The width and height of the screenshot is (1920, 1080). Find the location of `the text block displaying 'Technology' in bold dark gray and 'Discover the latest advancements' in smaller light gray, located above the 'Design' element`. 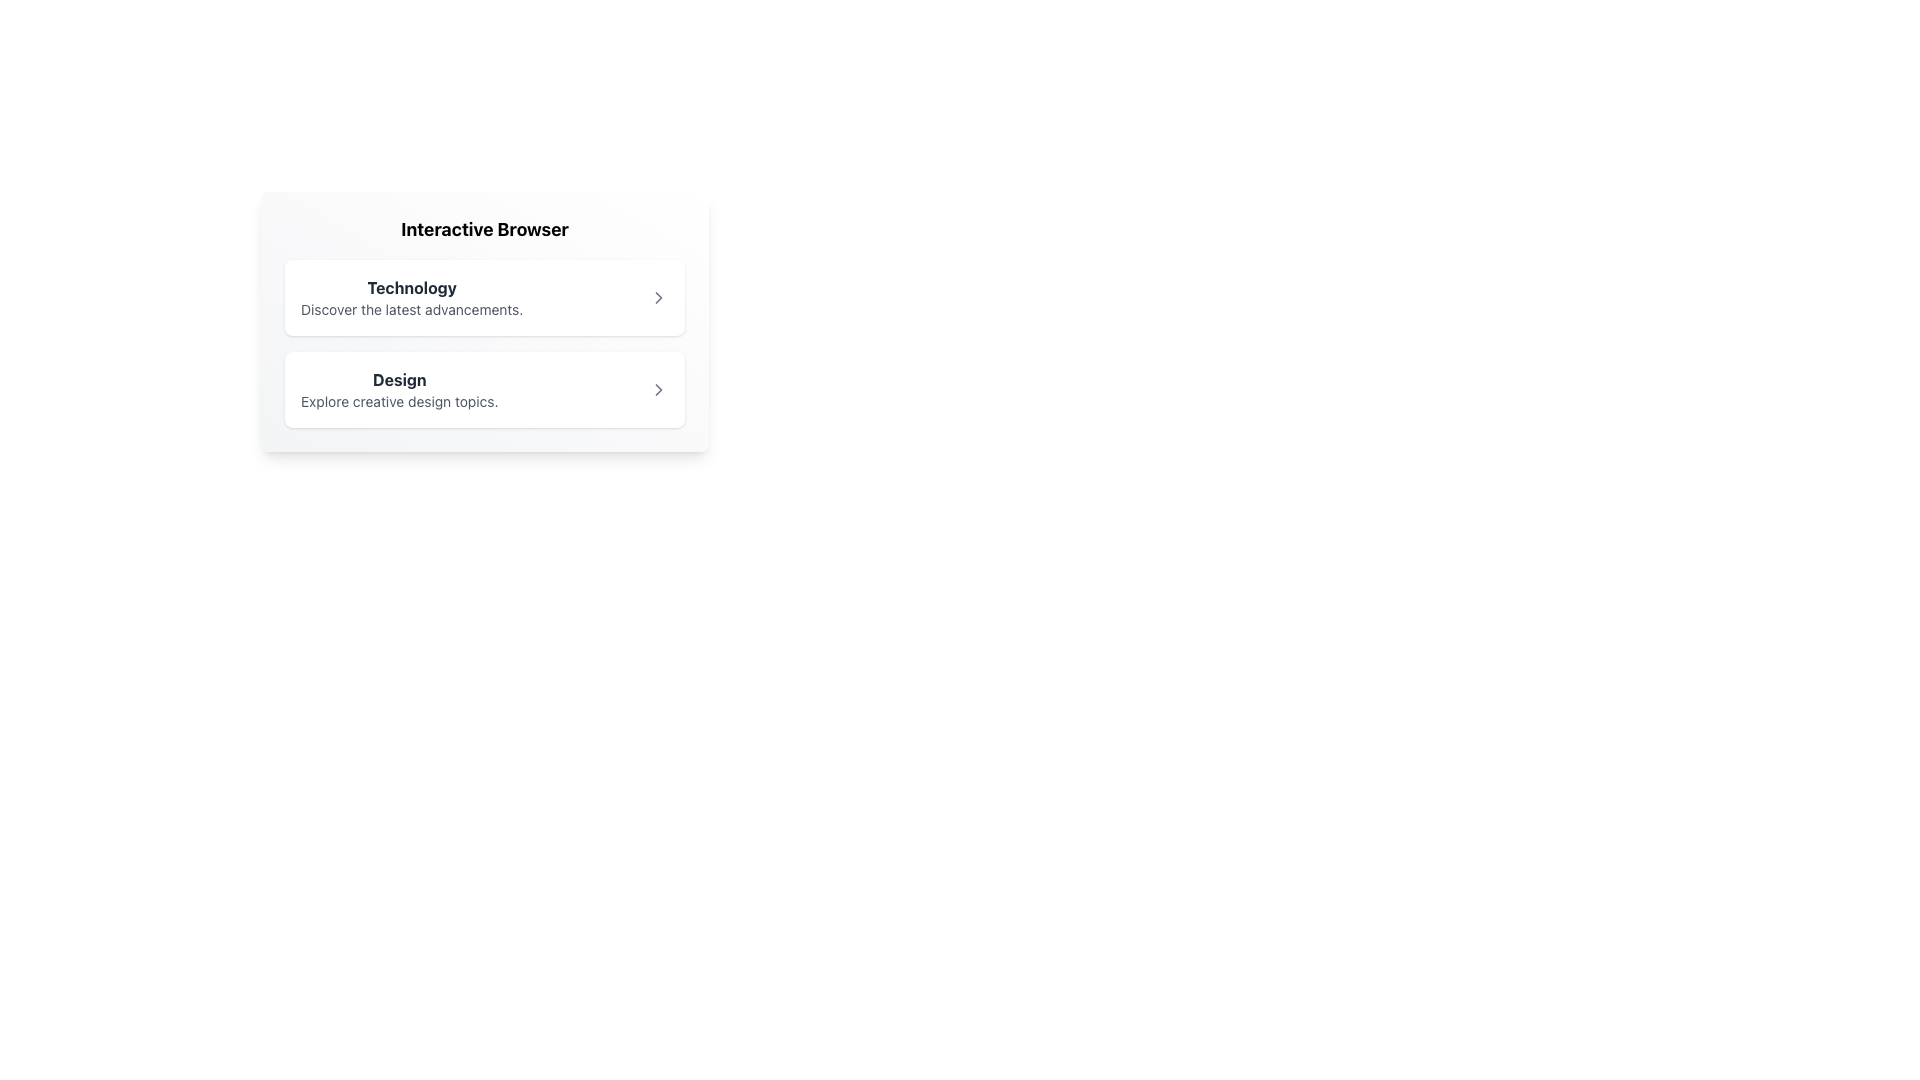

the text block displaying 'Technology' in bold dark gray and 'Discover the latest advancements' in smaller light gray, located above the 'Design' element is located at coordinates (411, 297).